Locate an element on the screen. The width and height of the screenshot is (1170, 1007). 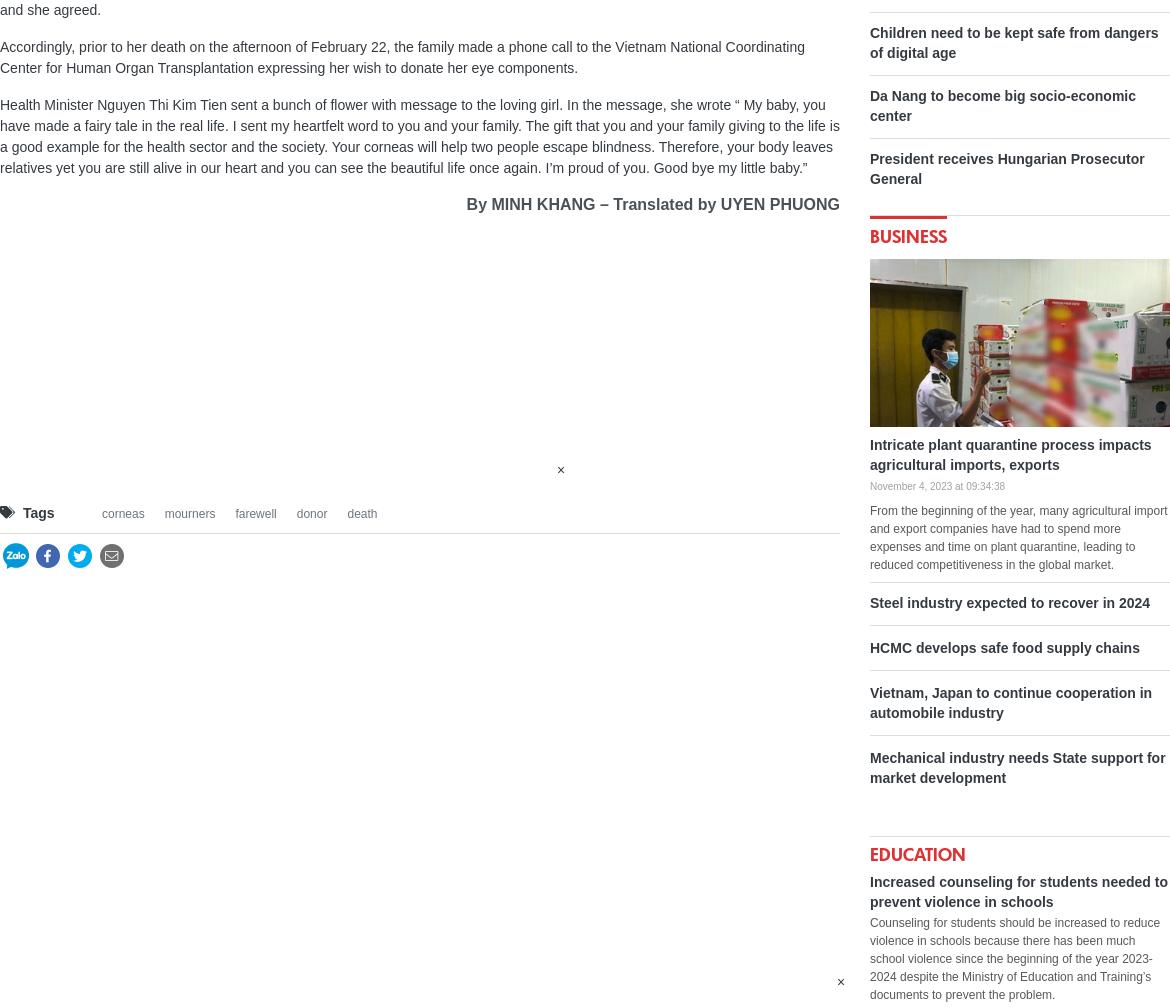
'Mechanical industry needs State support for market development' is located at coordinates (1017, 767).